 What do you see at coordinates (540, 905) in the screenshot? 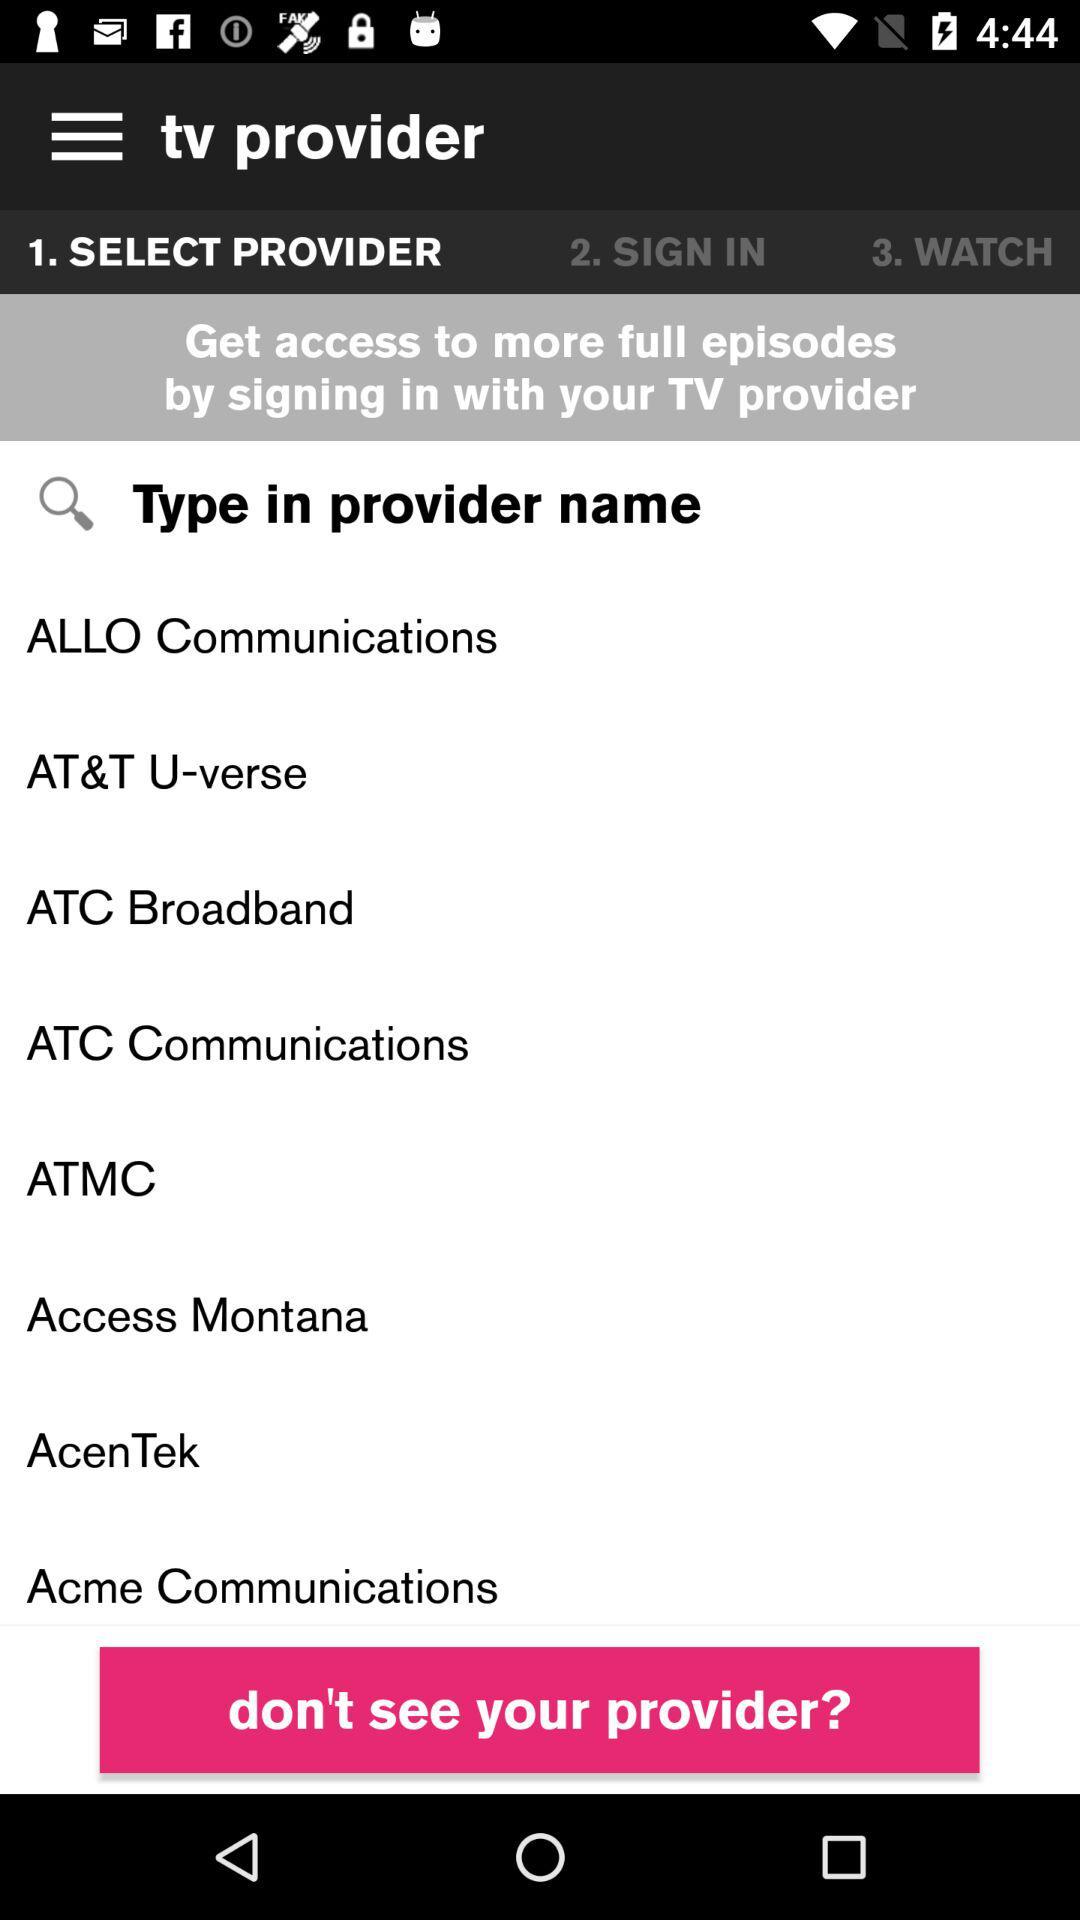
I see `item above atc communications` at bounding box center [540, 905].